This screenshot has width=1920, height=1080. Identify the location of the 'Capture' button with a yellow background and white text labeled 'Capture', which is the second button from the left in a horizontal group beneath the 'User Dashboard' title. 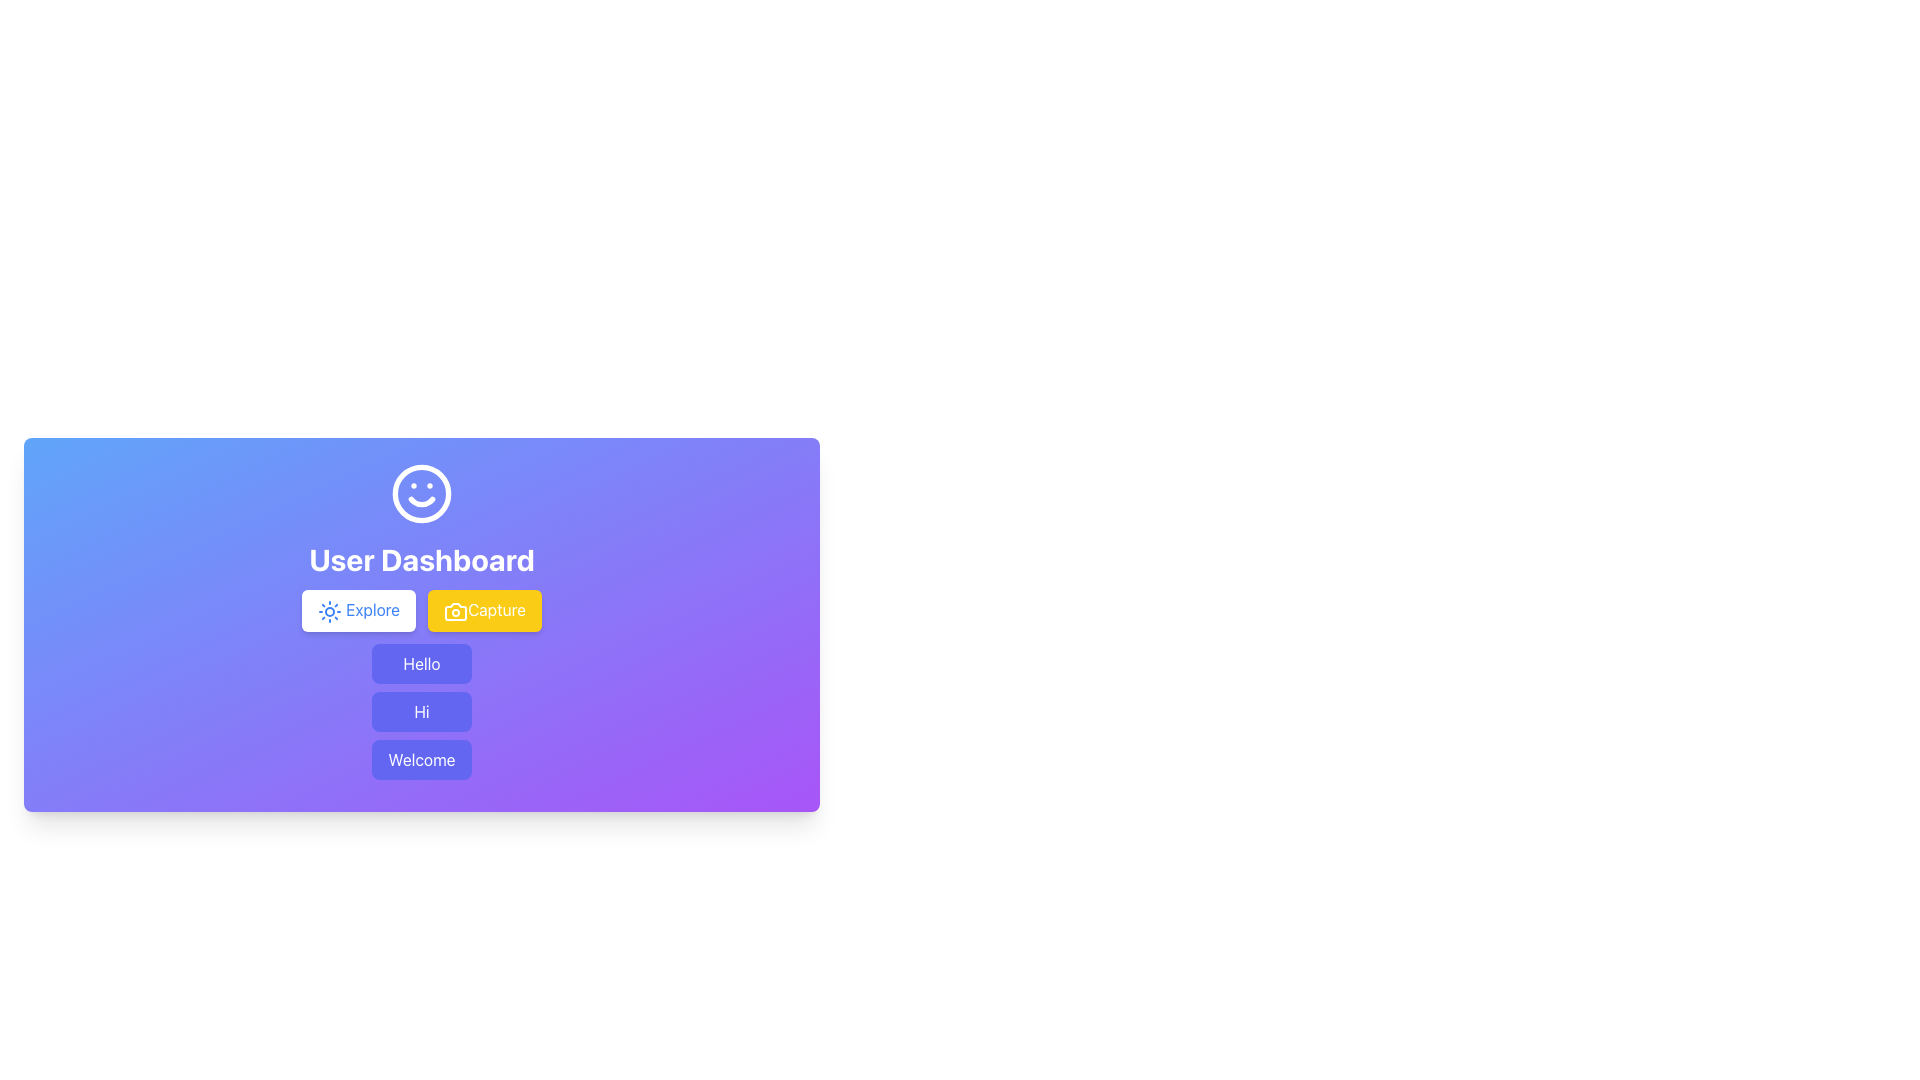
(485, 609).